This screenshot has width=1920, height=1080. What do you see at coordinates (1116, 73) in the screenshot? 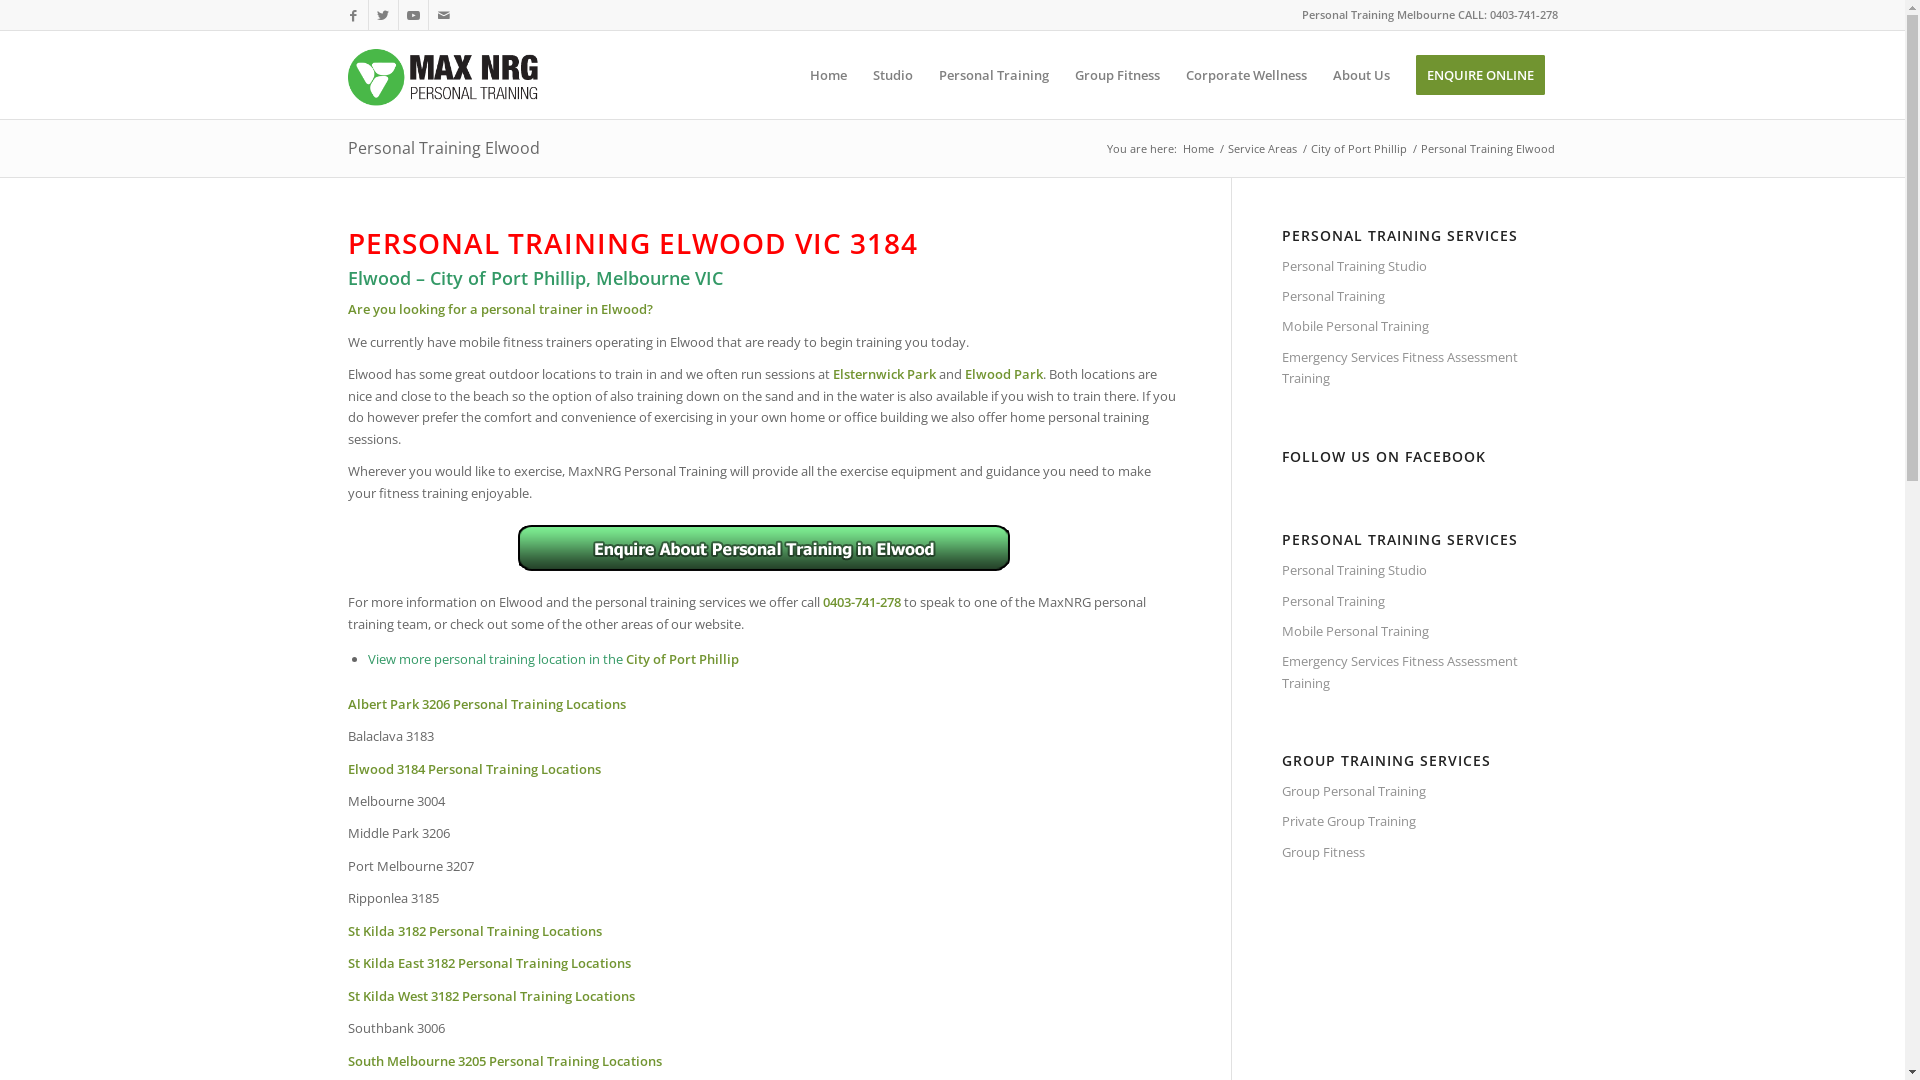
I see `'Group Fitness'` at bounding box center [1116, 73].